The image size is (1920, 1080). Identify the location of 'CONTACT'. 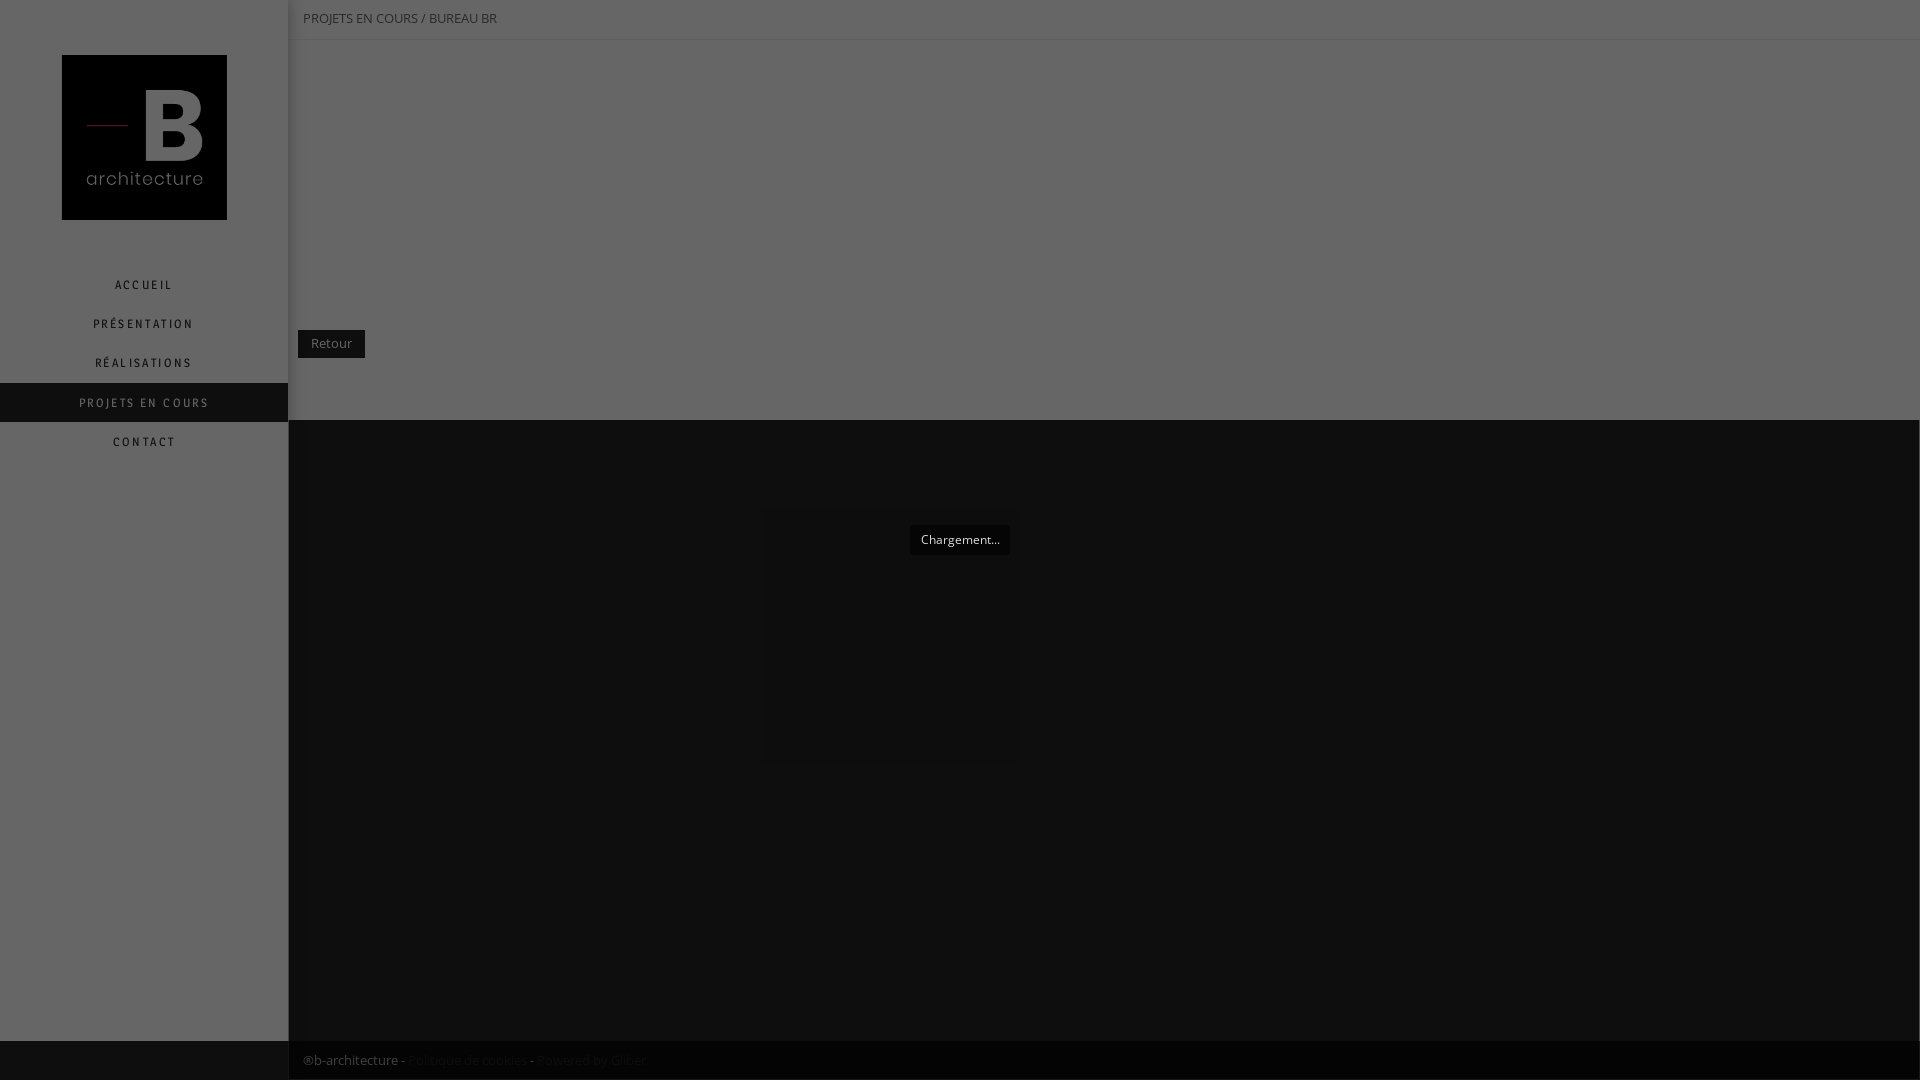
(143, 440).